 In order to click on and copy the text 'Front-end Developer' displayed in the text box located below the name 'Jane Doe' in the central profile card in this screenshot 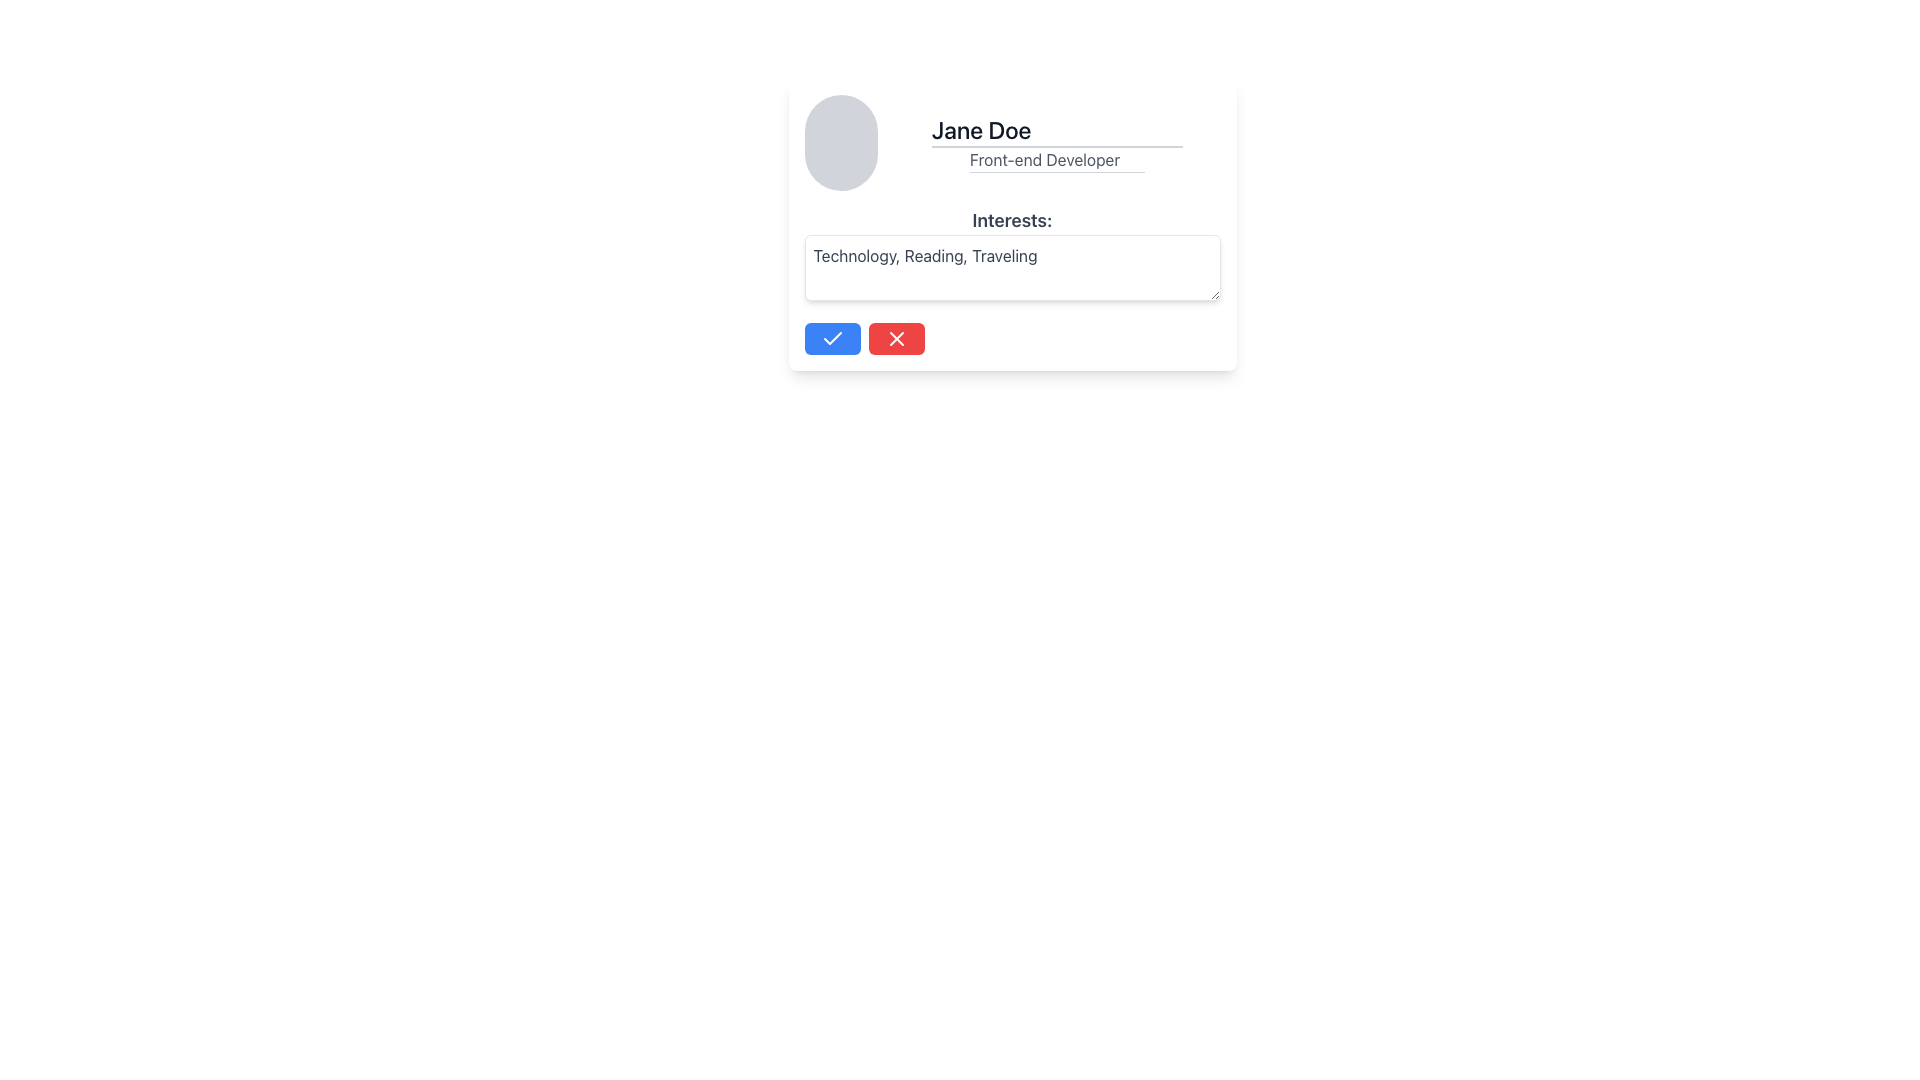, I will do `click(1056, 158)`.